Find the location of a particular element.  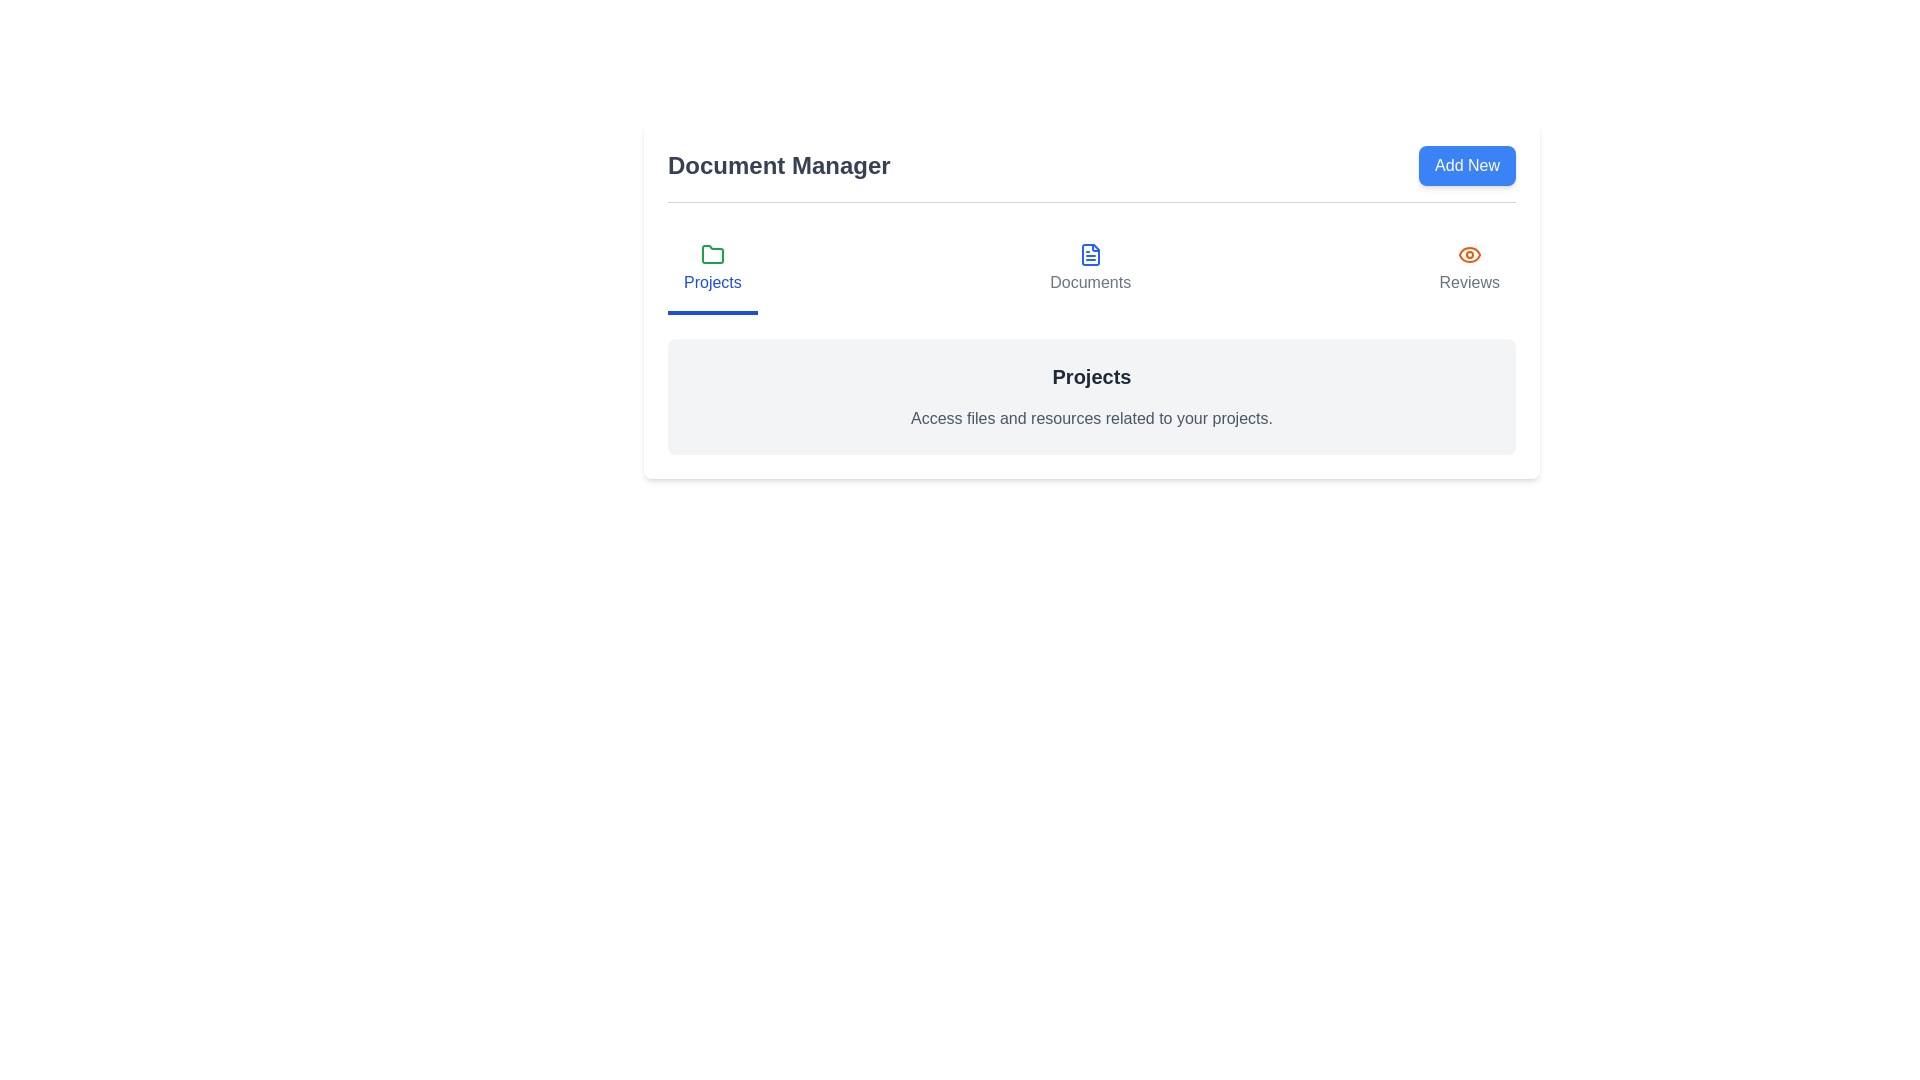

the Documents tab by clicking on its icon is located at coordinates (1088, 270).